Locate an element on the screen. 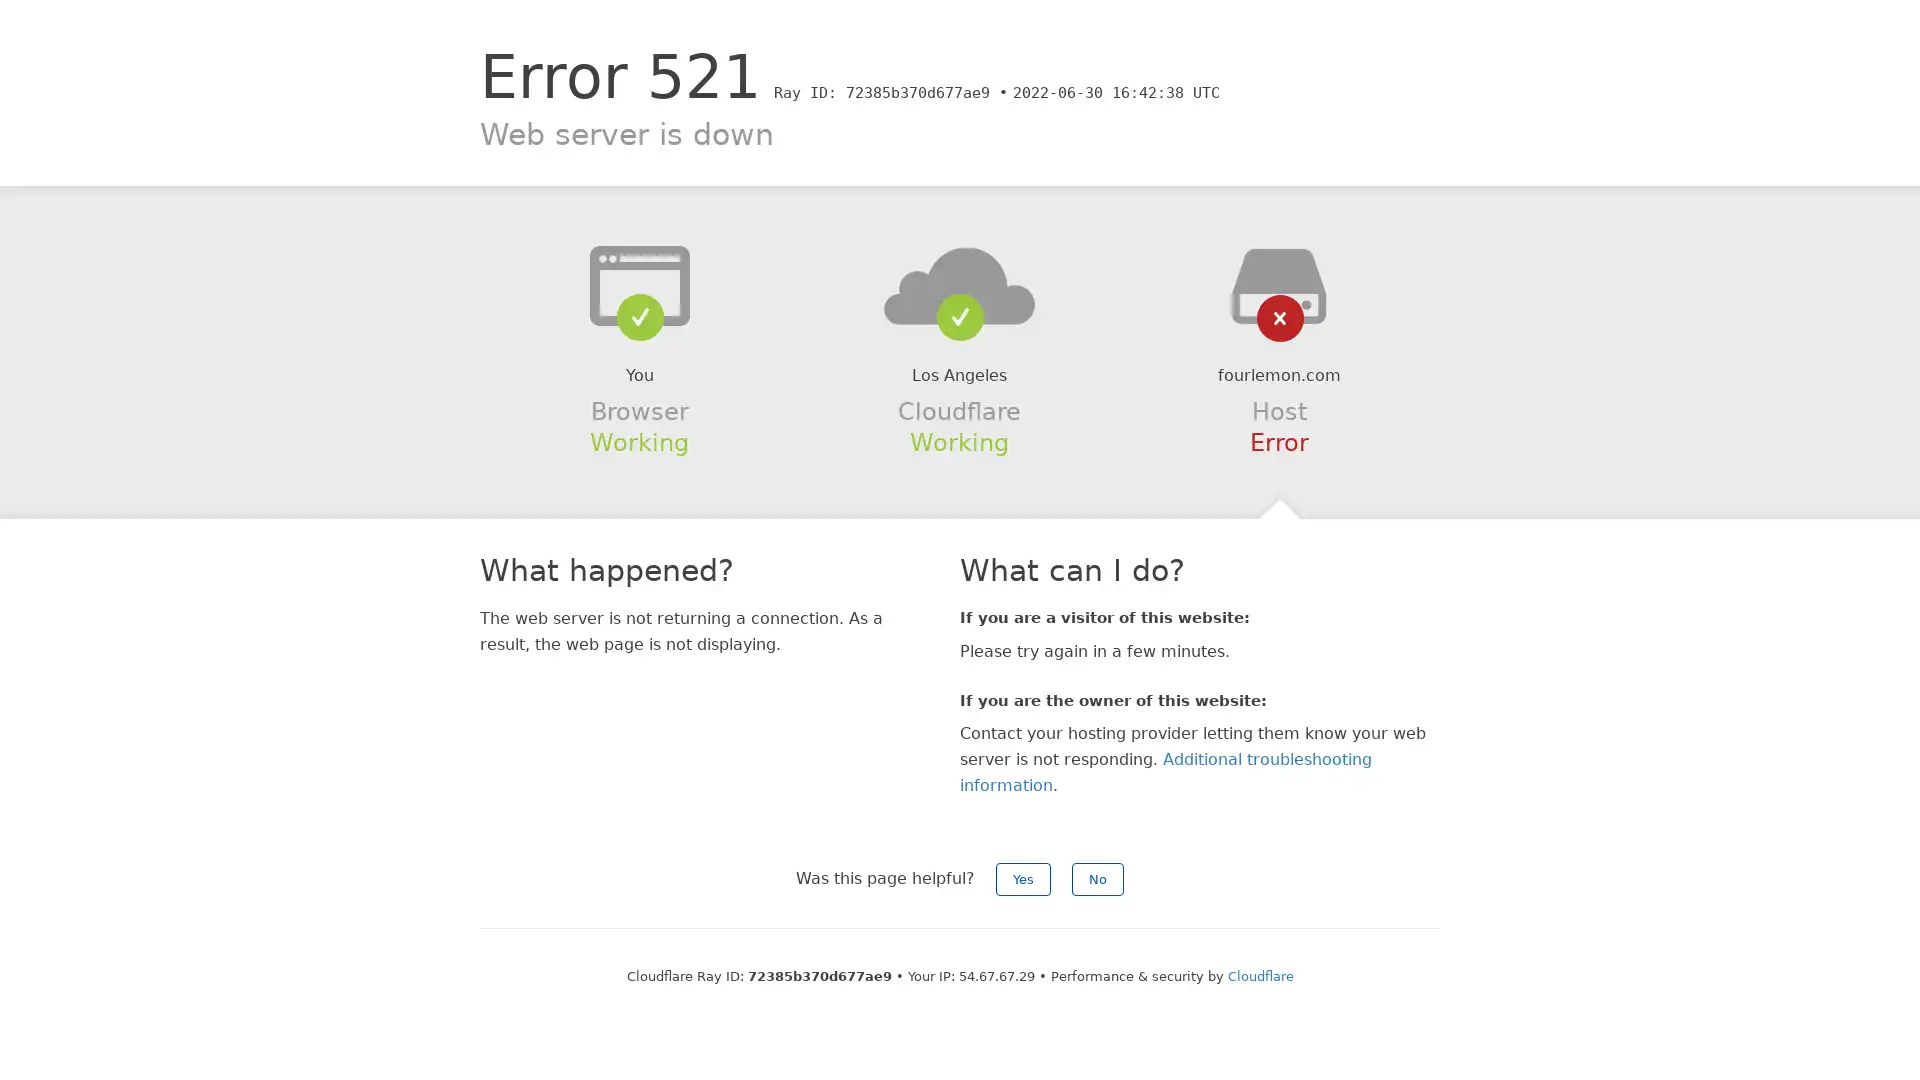 This screenshot has height=1080, width=1920. Yes is located at coordinates (1023, 878).